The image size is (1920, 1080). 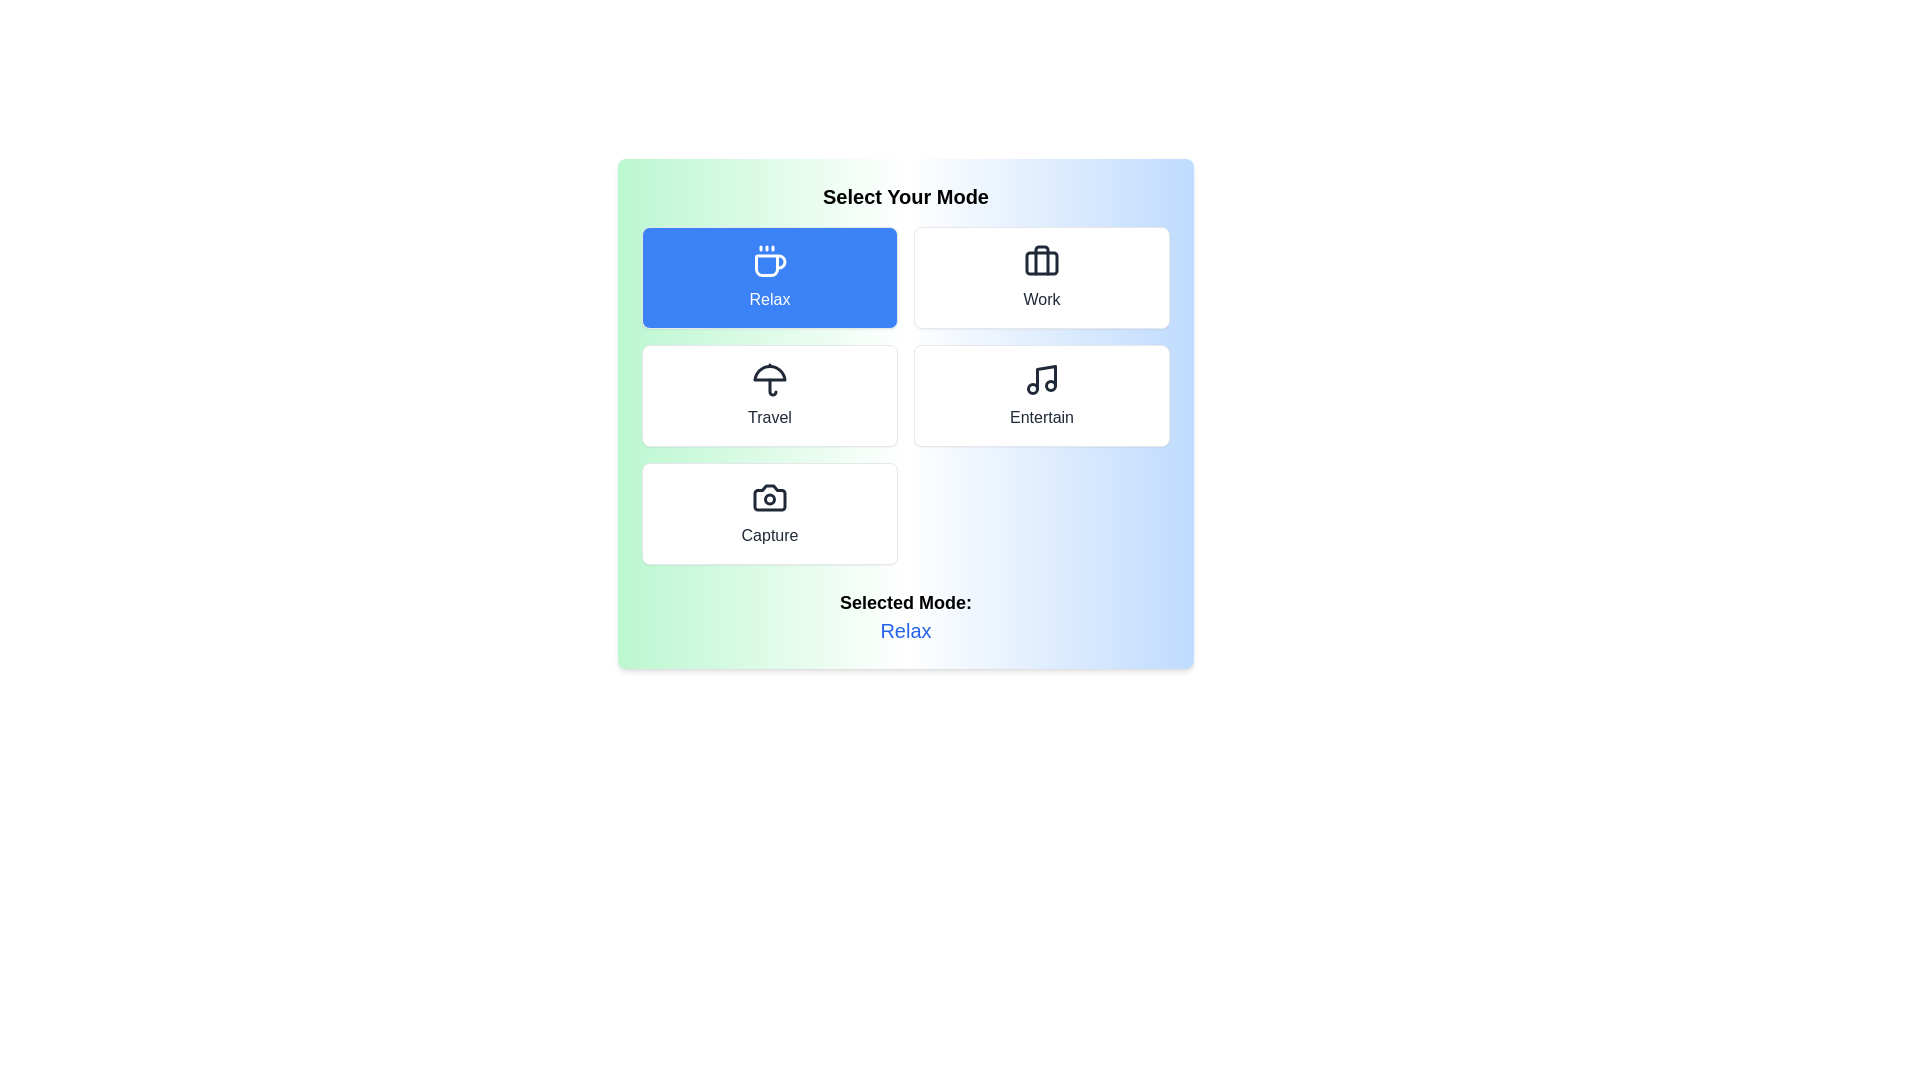 What do you see at coordinates (905, 631) in the screenshot?
I see `the text content of the element displaying the selected mode` at bounding box center [905, 631].